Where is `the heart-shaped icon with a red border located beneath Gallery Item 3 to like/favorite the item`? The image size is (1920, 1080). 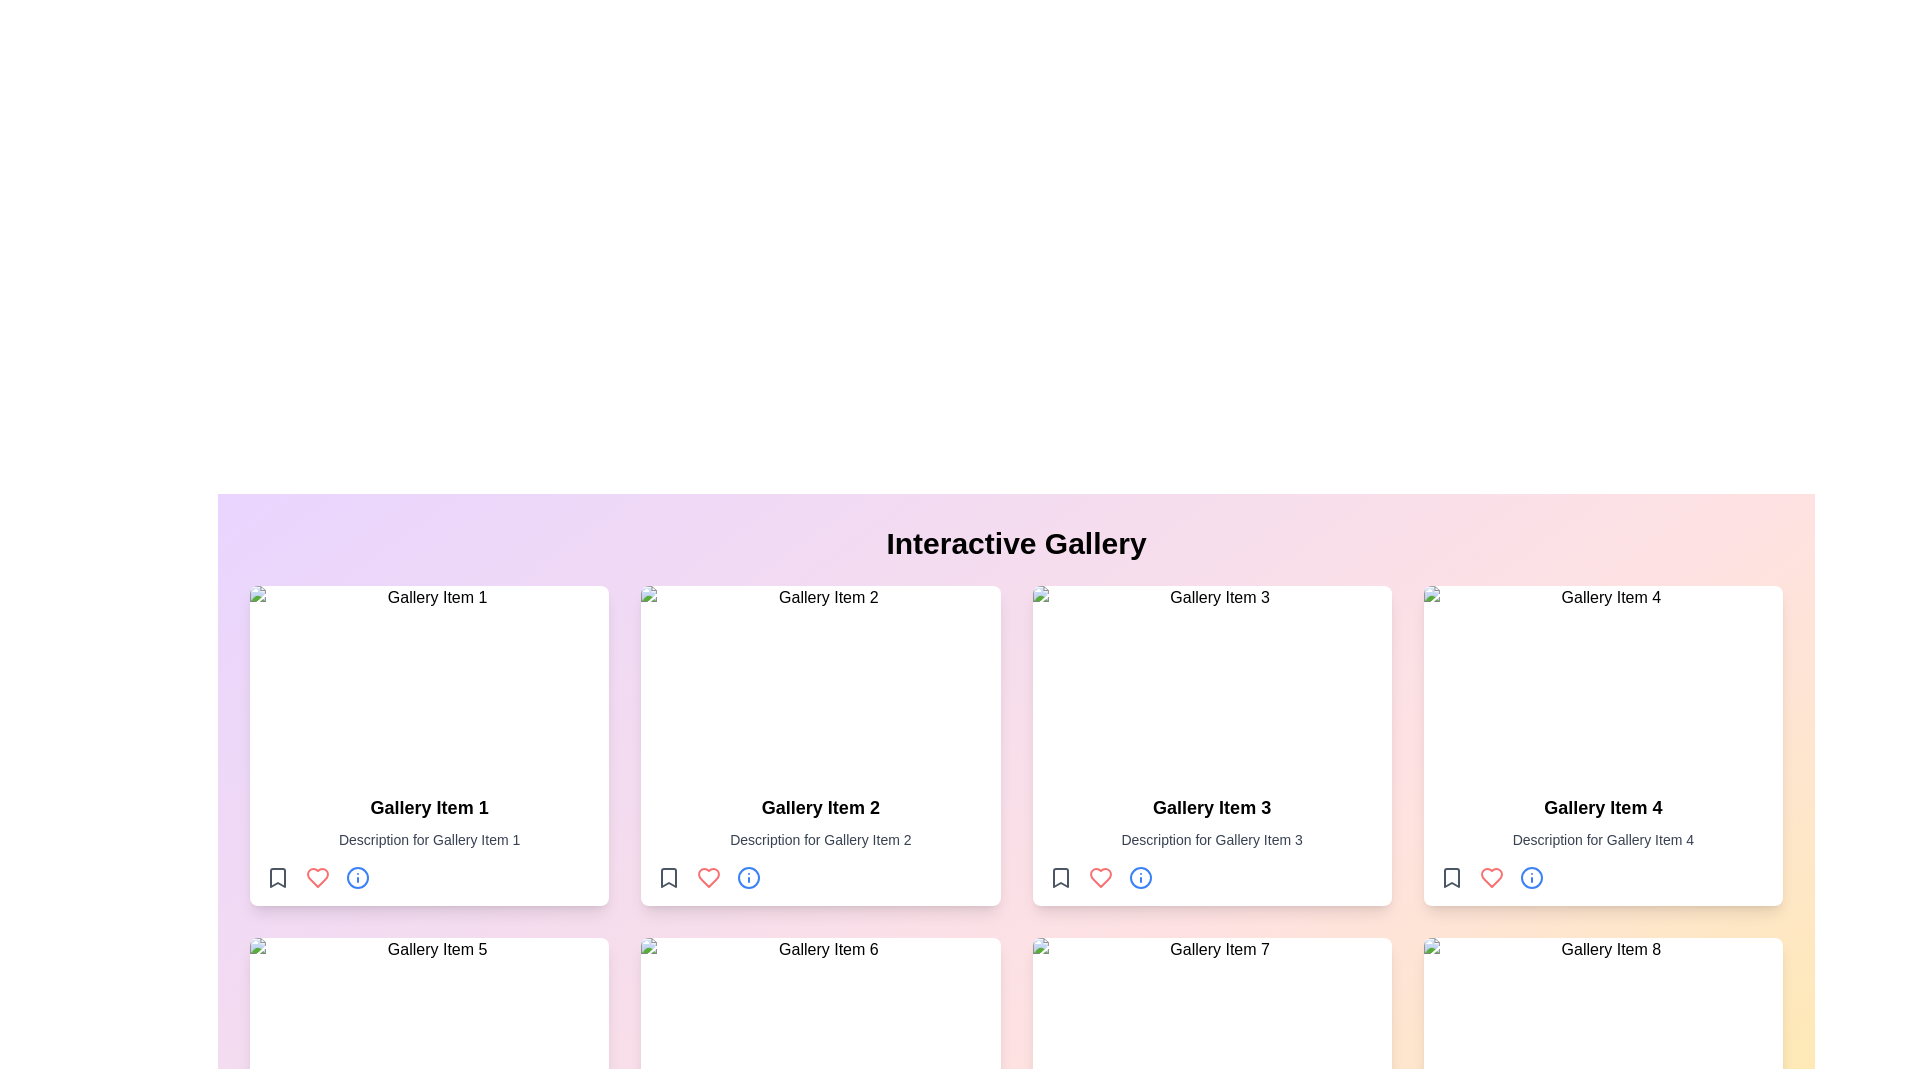 the heart-shaped icon with a red border located beneath Gallery Item 3 to like/favorite the item is located at coordinates (1099, 877).